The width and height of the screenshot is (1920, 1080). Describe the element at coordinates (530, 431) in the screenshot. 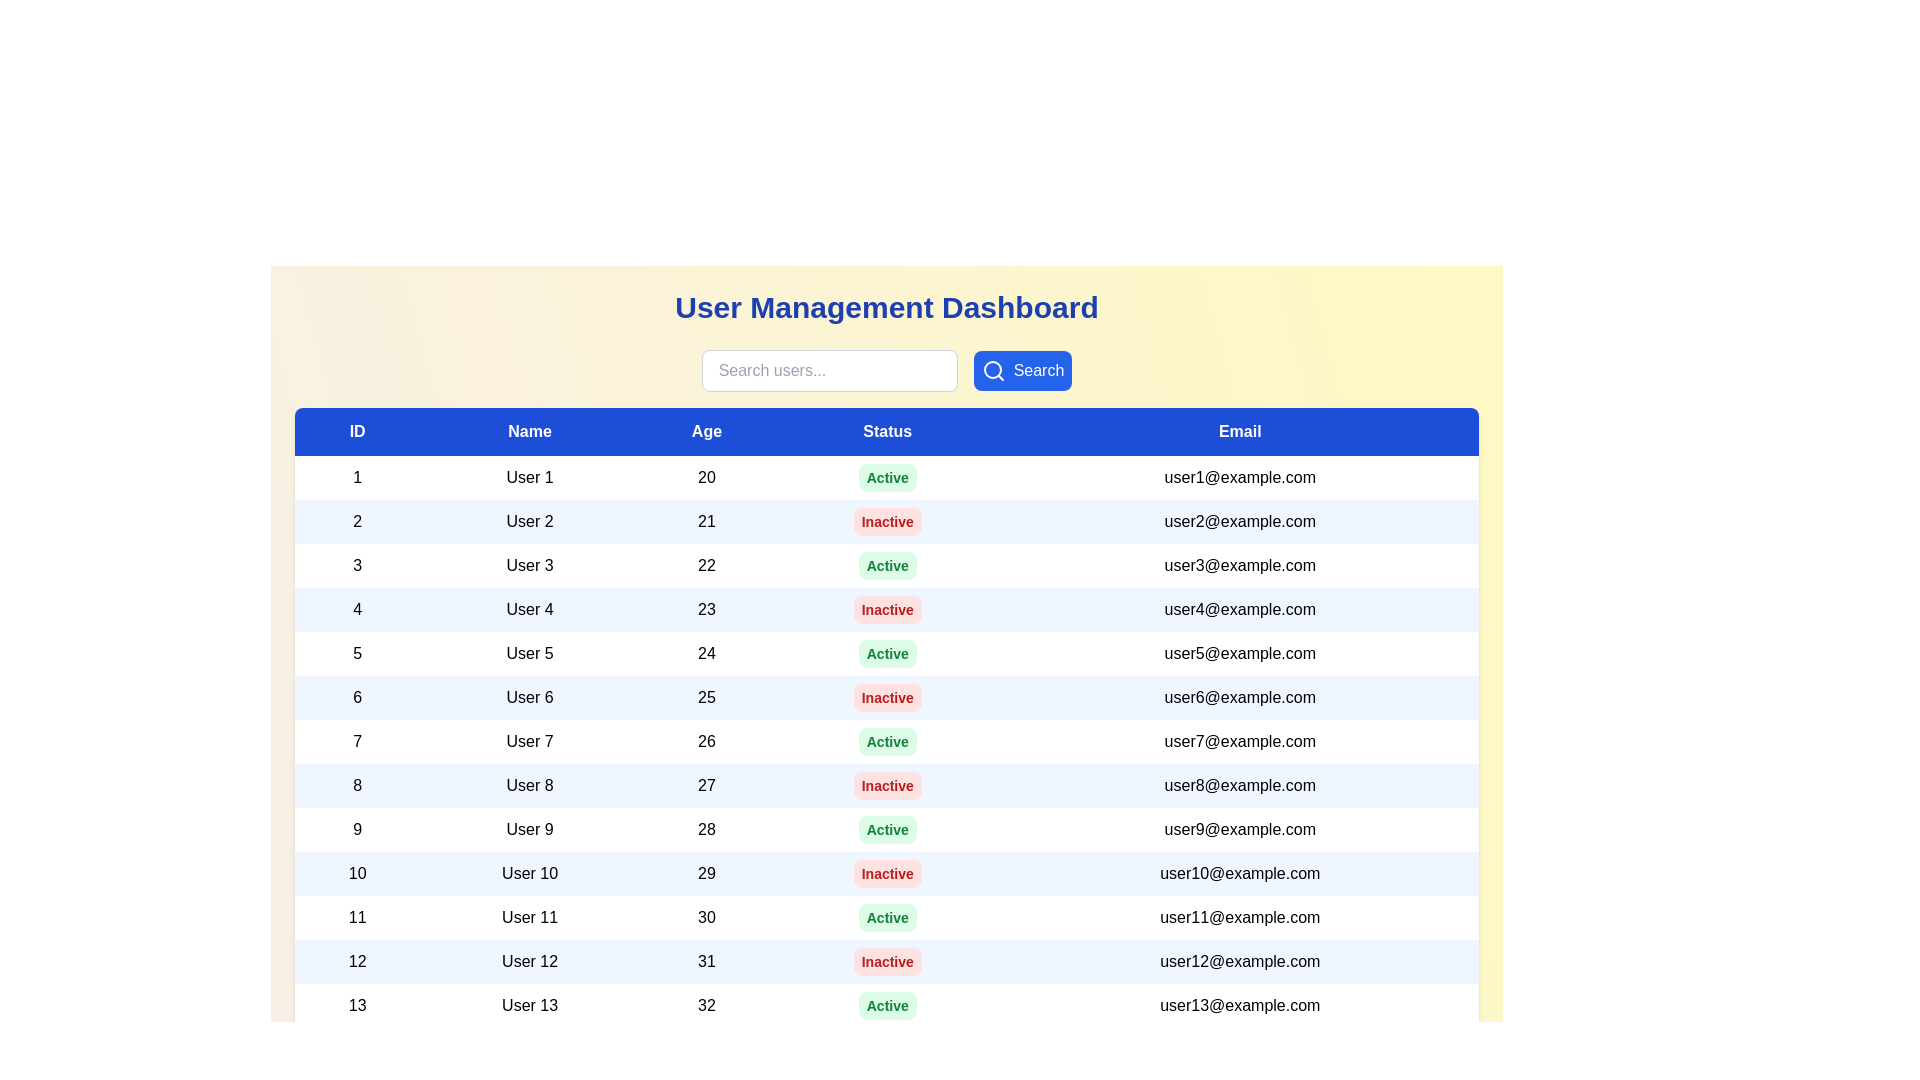

I see `the column header Name to sort the table by that column` at that location.